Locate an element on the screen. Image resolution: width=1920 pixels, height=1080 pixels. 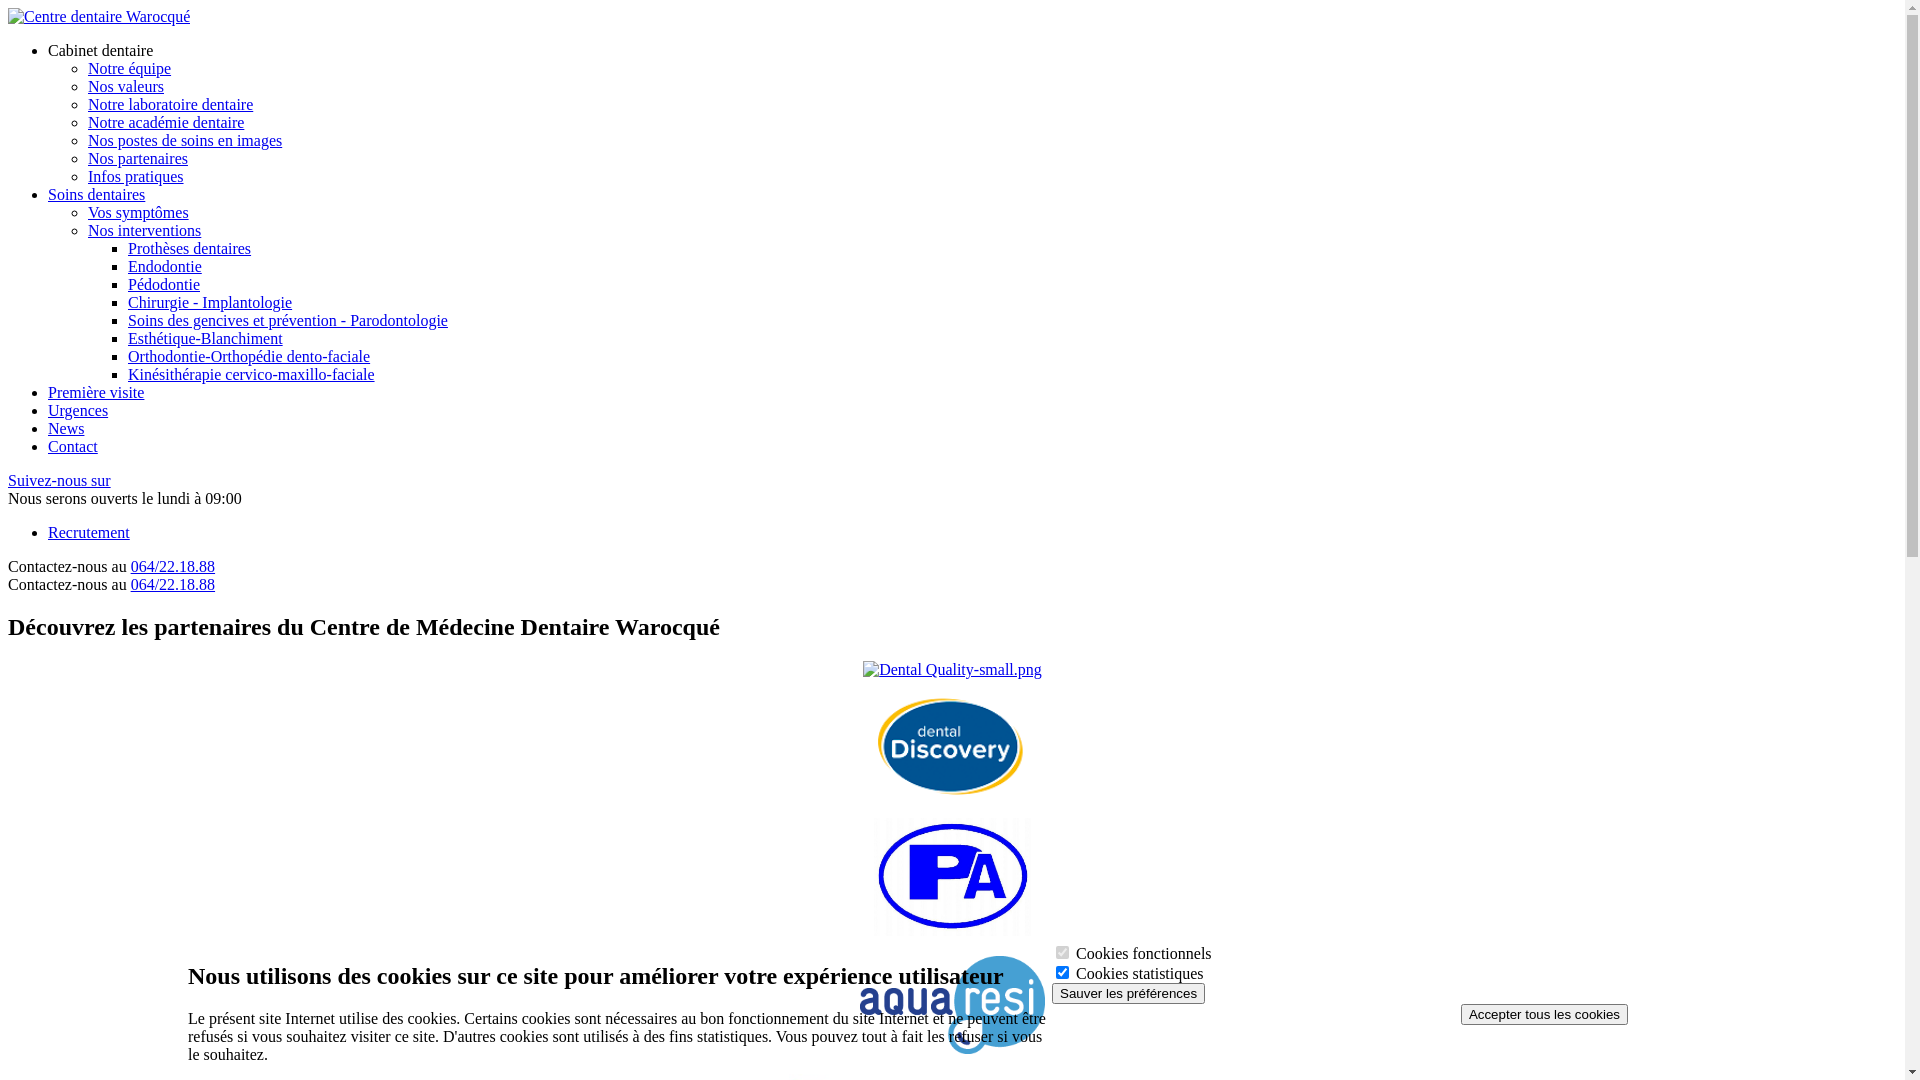
'064/22.18.88' is located at coordinates (129, 566).